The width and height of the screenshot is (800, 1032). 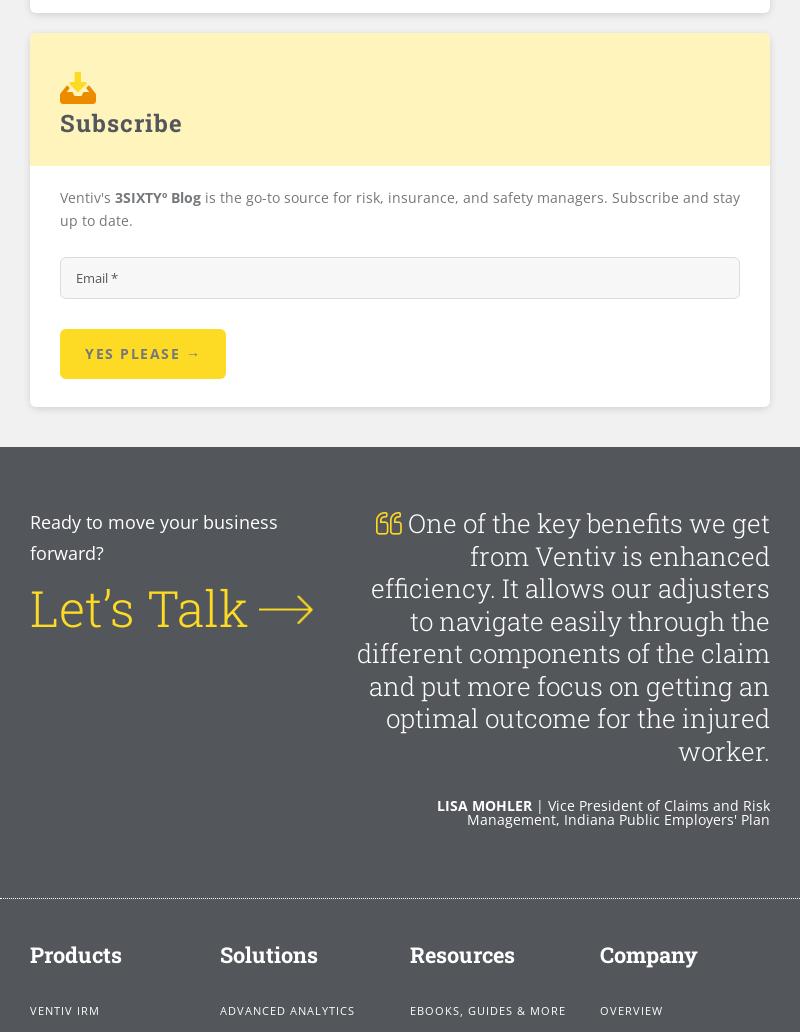 What do you see at coordinates (648, 952) in the screenshot?
I see `'Company'` at bounding box center [648, 952].